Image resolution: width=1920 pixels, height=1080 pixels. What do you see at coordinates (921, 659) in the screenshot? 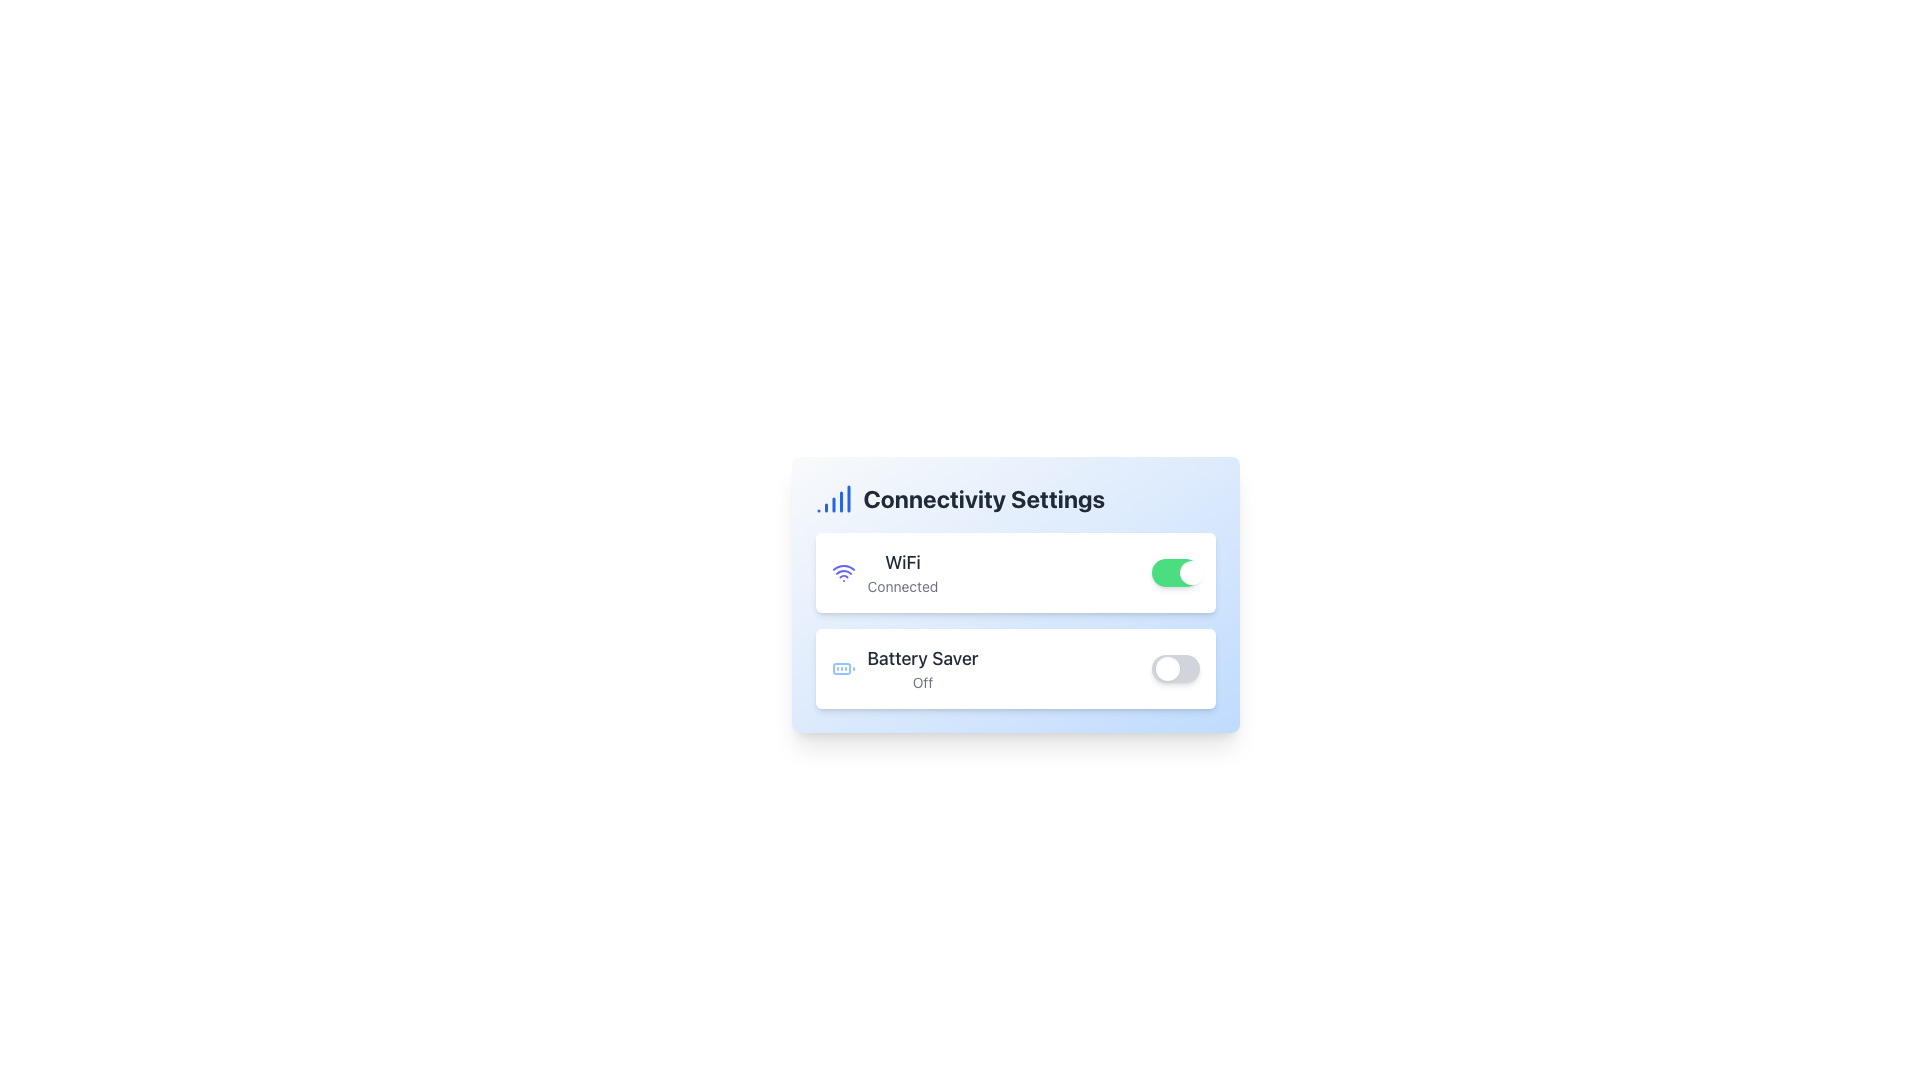
I see `the 'Battery Saver' static text label, which is displayed in dark gray on a light blue card outlining connectivity settings` at bounding box center [921, 659].